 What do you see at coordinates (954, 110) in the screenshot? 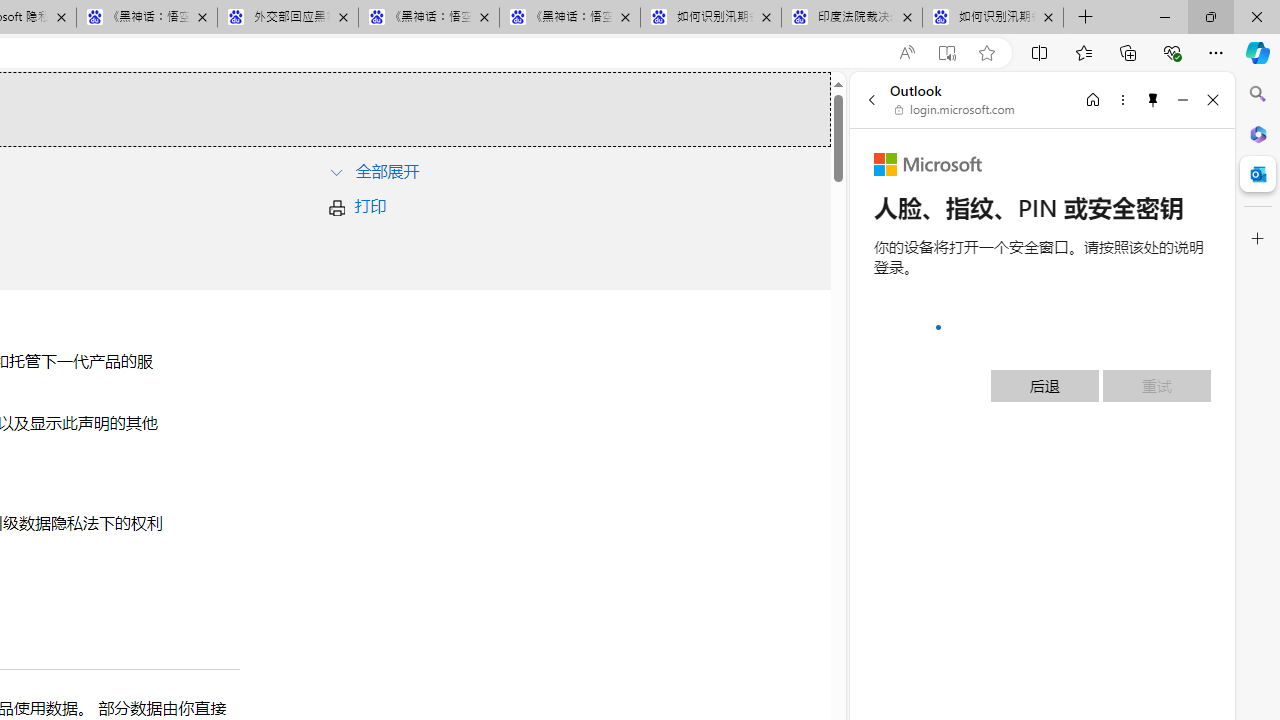
I see `'login.microsoft.com'` at bounding box center [954, 110].